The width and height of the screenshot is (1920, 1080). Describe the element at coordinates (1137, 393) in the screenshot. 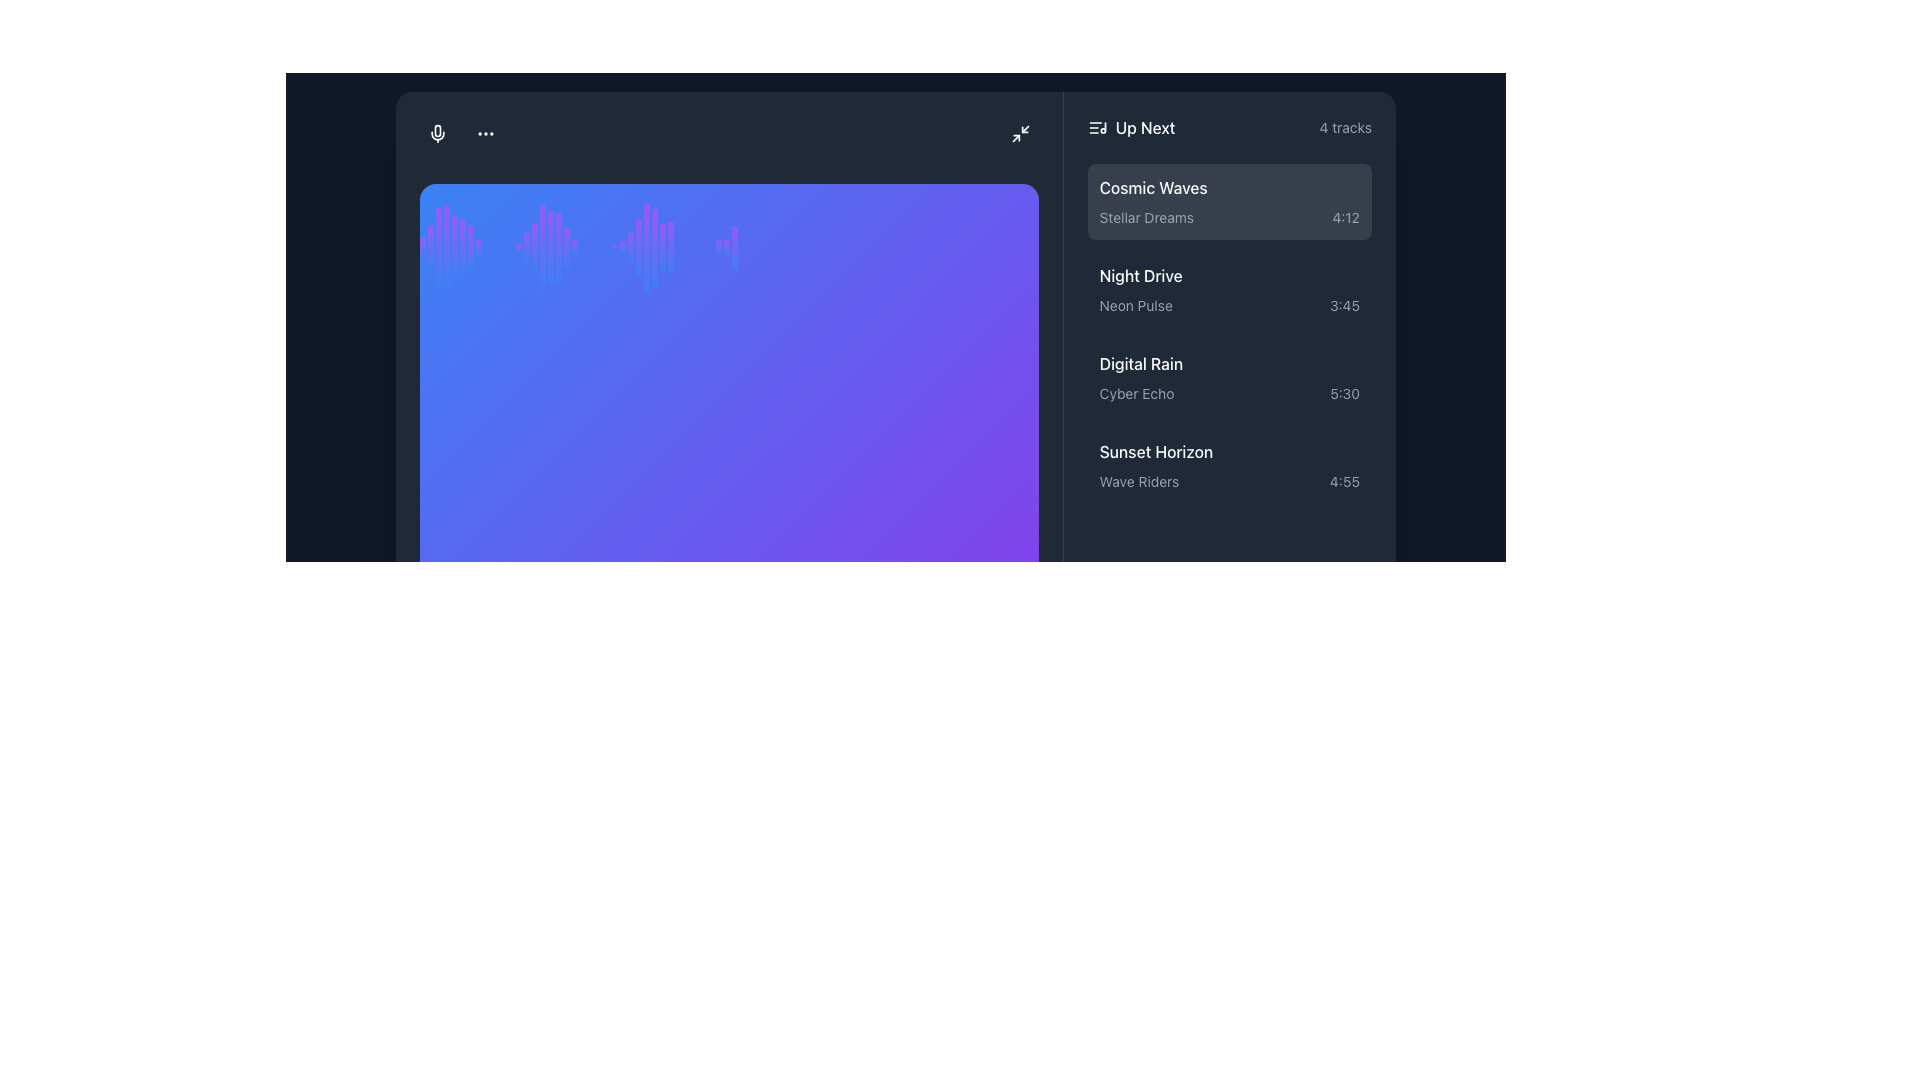

I see `text label located under the 'Digital Rain' heading, which provides additional information such as the album or artist name, positioned next to the timestamp '5:30'` at that location.